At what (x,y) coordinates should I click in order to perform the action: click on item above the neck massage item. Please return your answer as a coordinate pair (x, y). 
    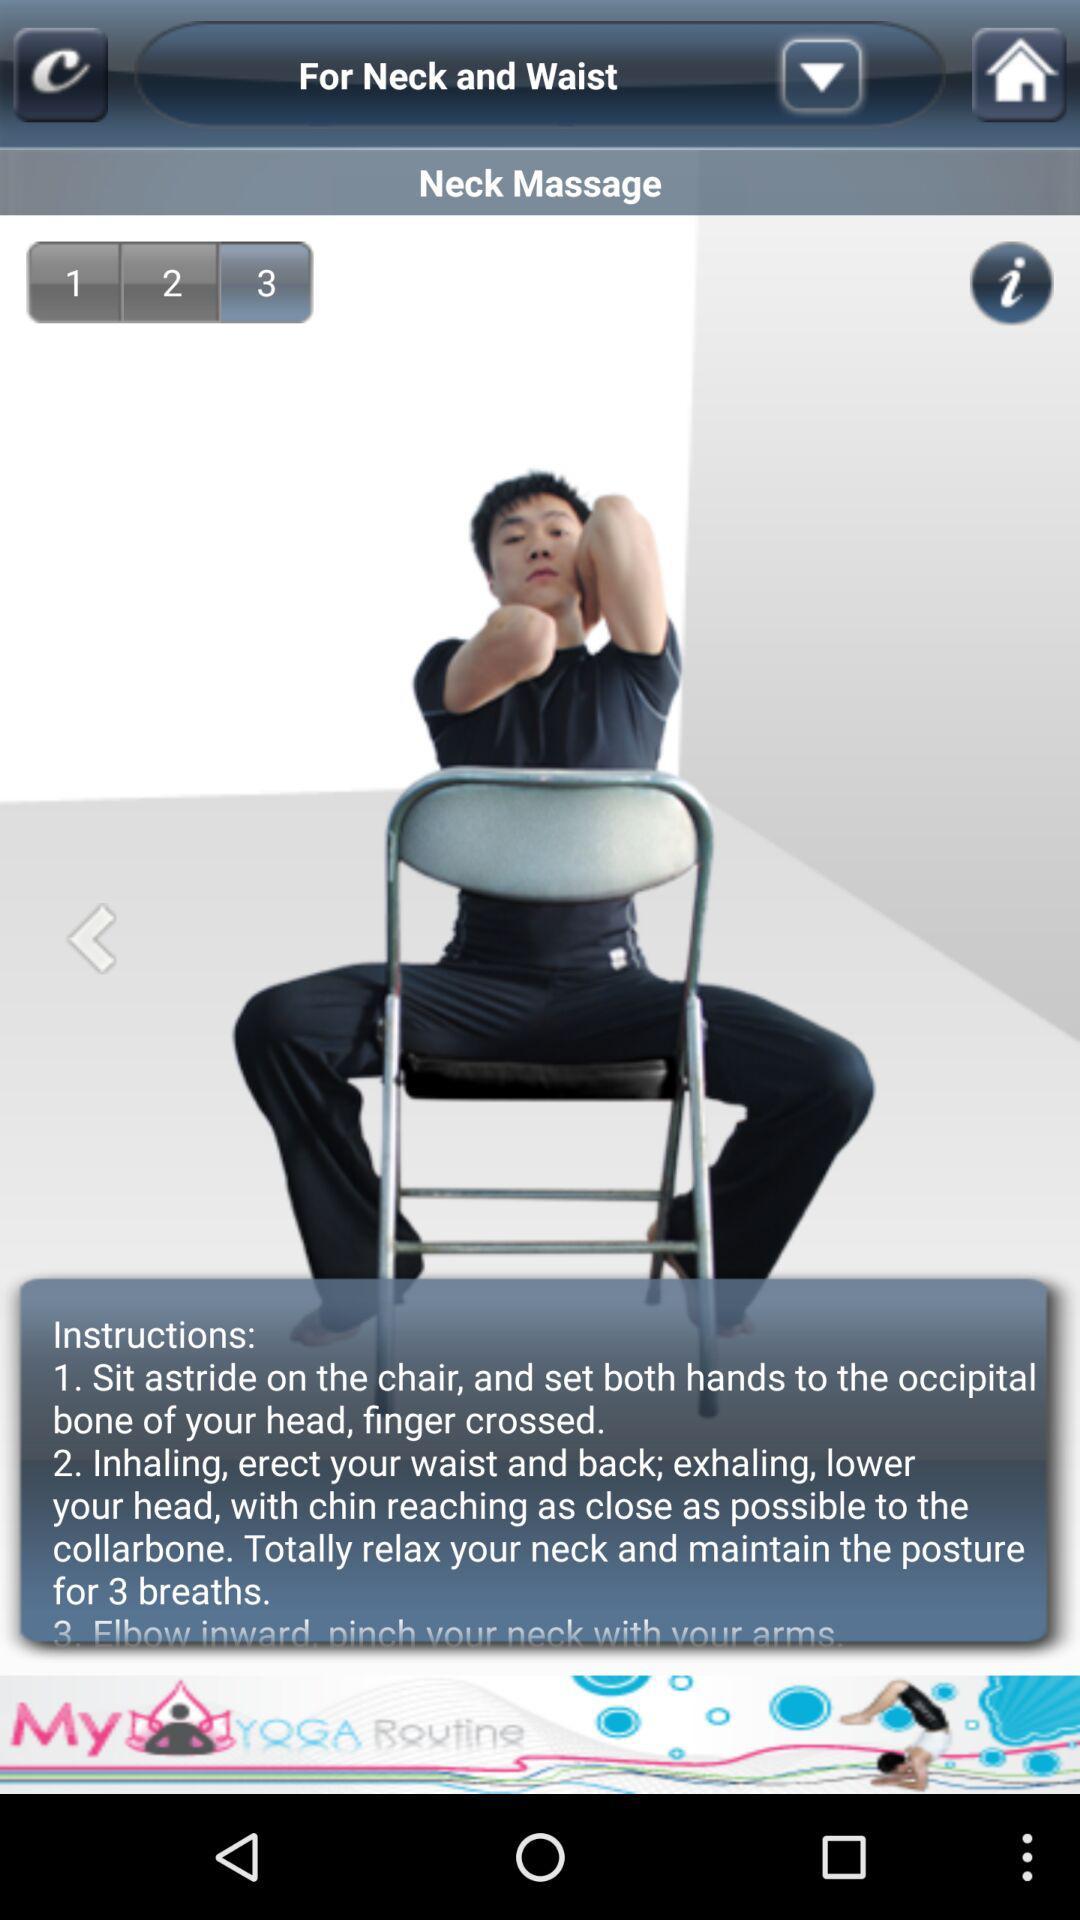
    Looking at the image, I should click on (853, 75).